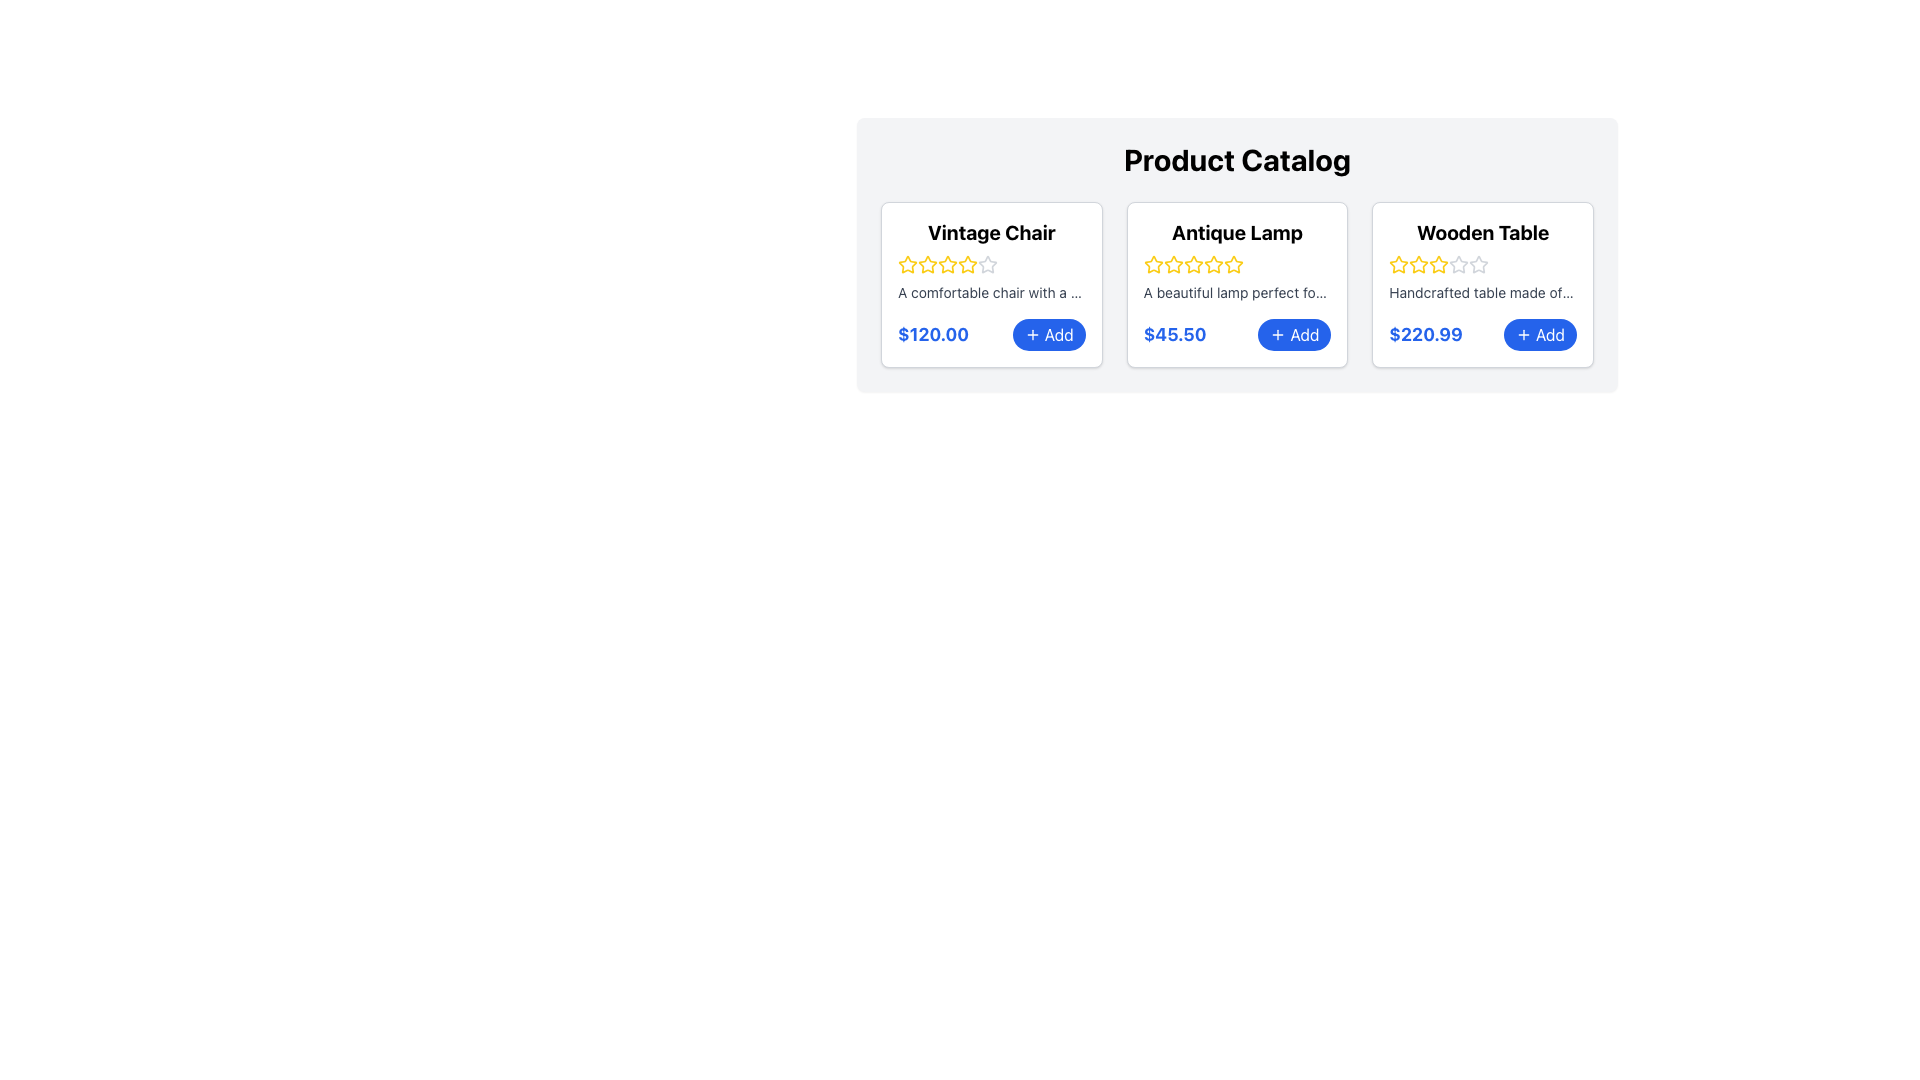  What do you see at coordinates (1236, 158) in the screenshot?
I see `text from the section heading that indicates the purpose of the product cards below` at bounding box center [1236, 158].